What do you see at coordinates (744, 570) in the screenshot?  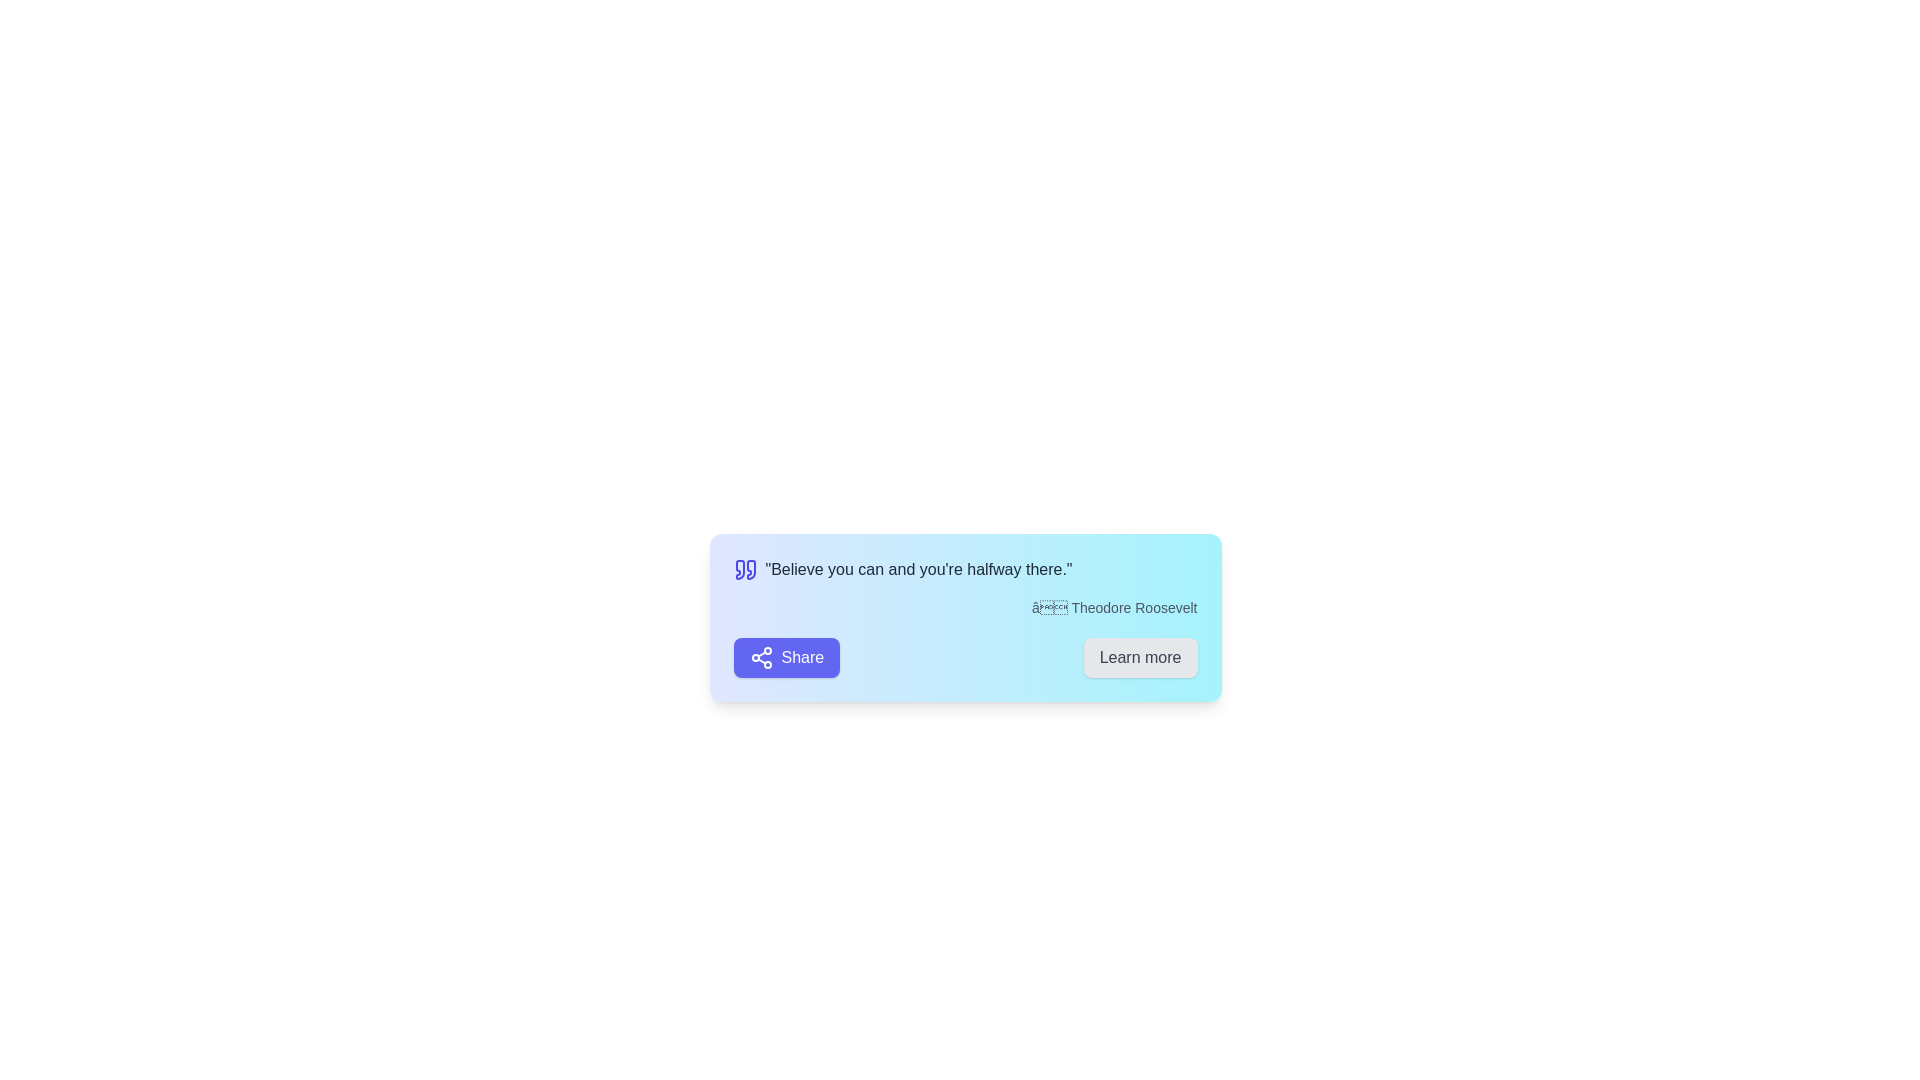 I see `the indigo quotation mark icon located to the left of the quote text 'Believe you can and you're halfway there.'` at bounding box center [744, 570].